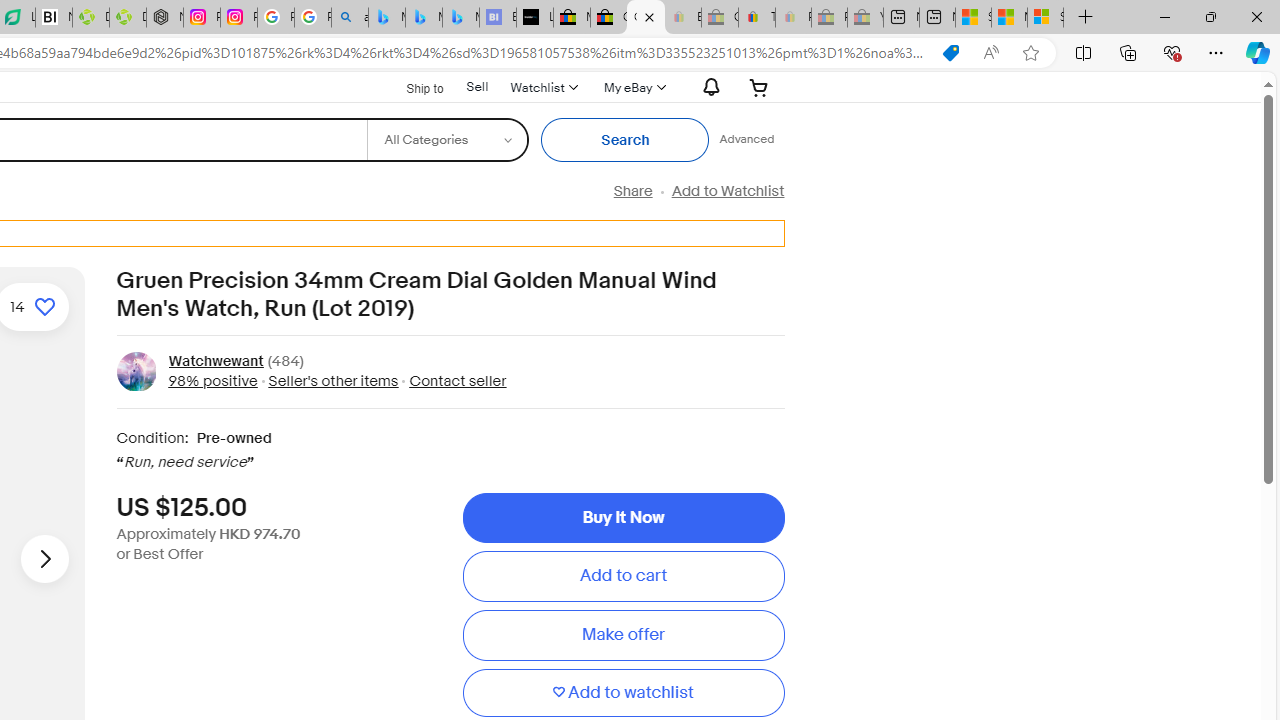 Image resolution: width=1280 pixels, height=720 pixels. What do you see at coordinates (973, 17) in the screenshot?
I see `'Shanghai, China hourly forecast | Microsoft Weather'` at bounding box center [973, 17].